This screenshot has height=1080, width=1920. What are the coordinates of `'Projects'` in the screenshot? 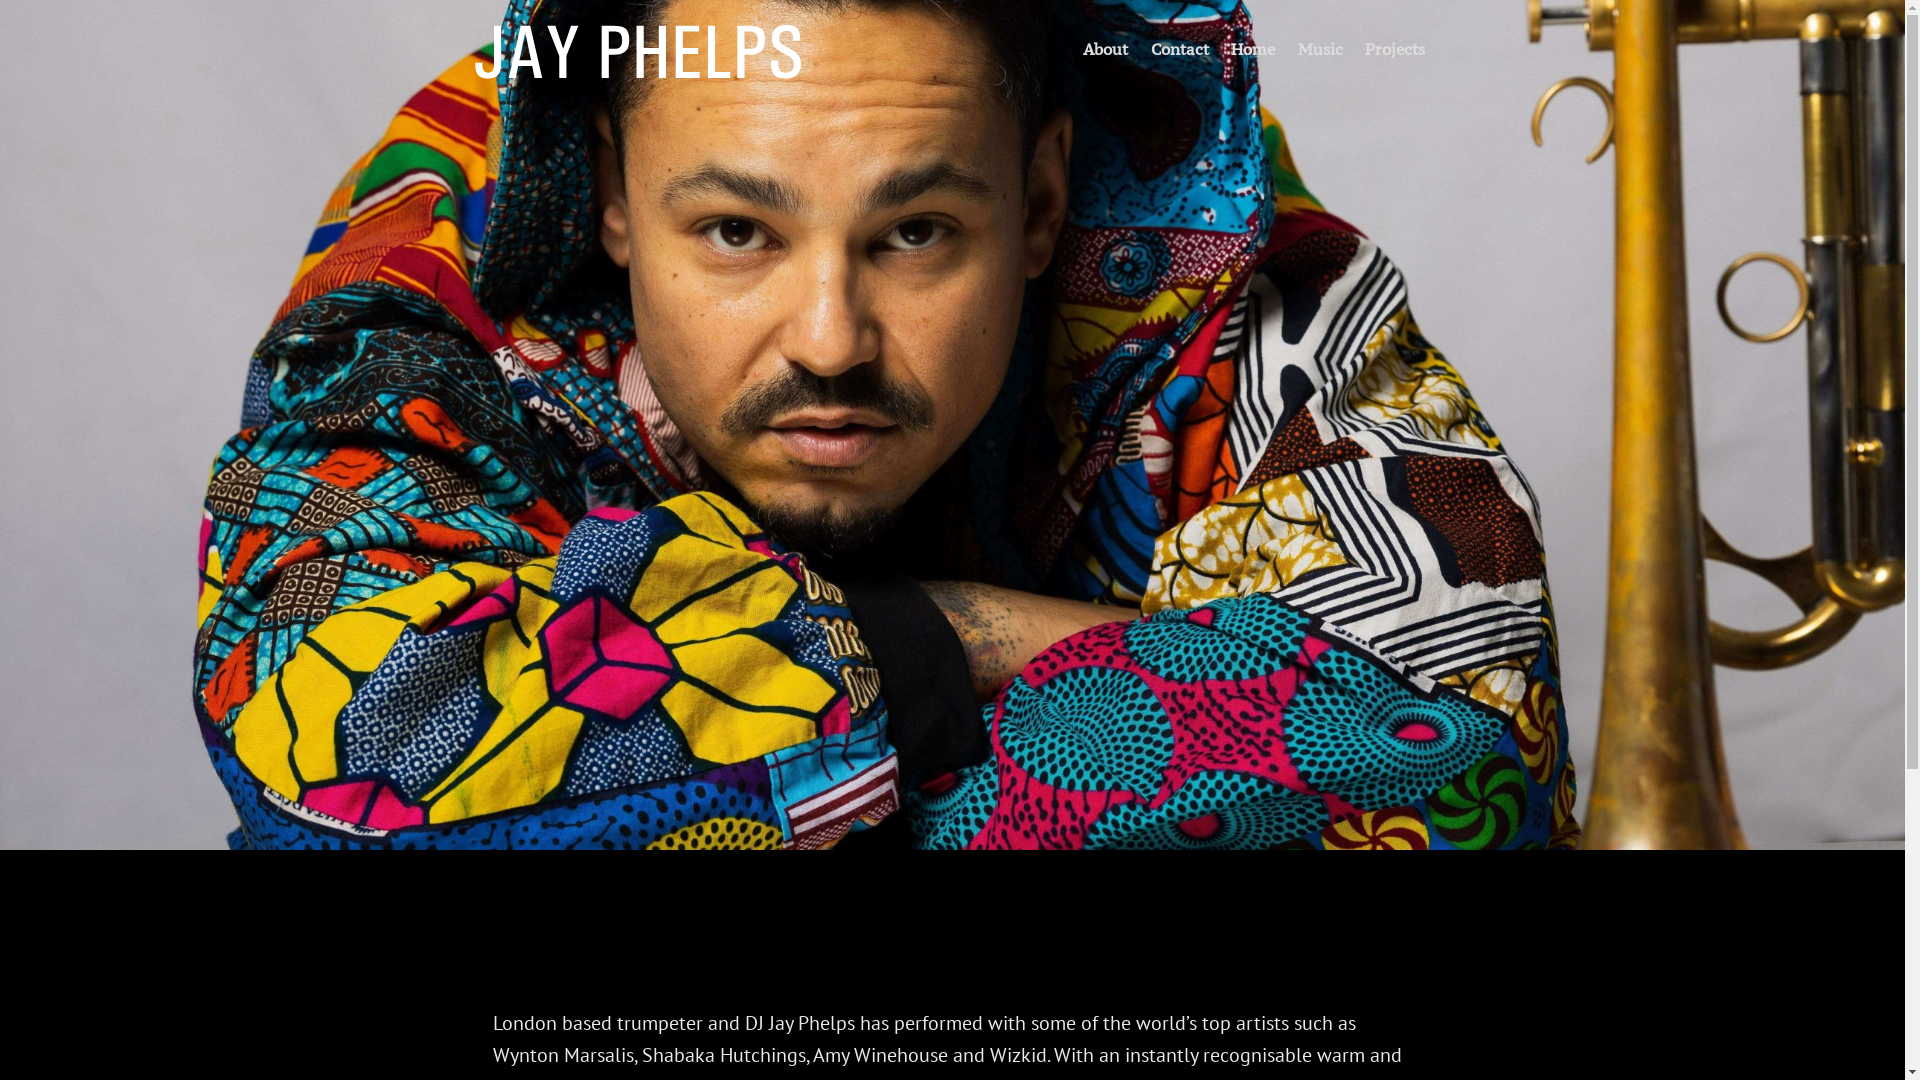 It's located at (1394, 46).